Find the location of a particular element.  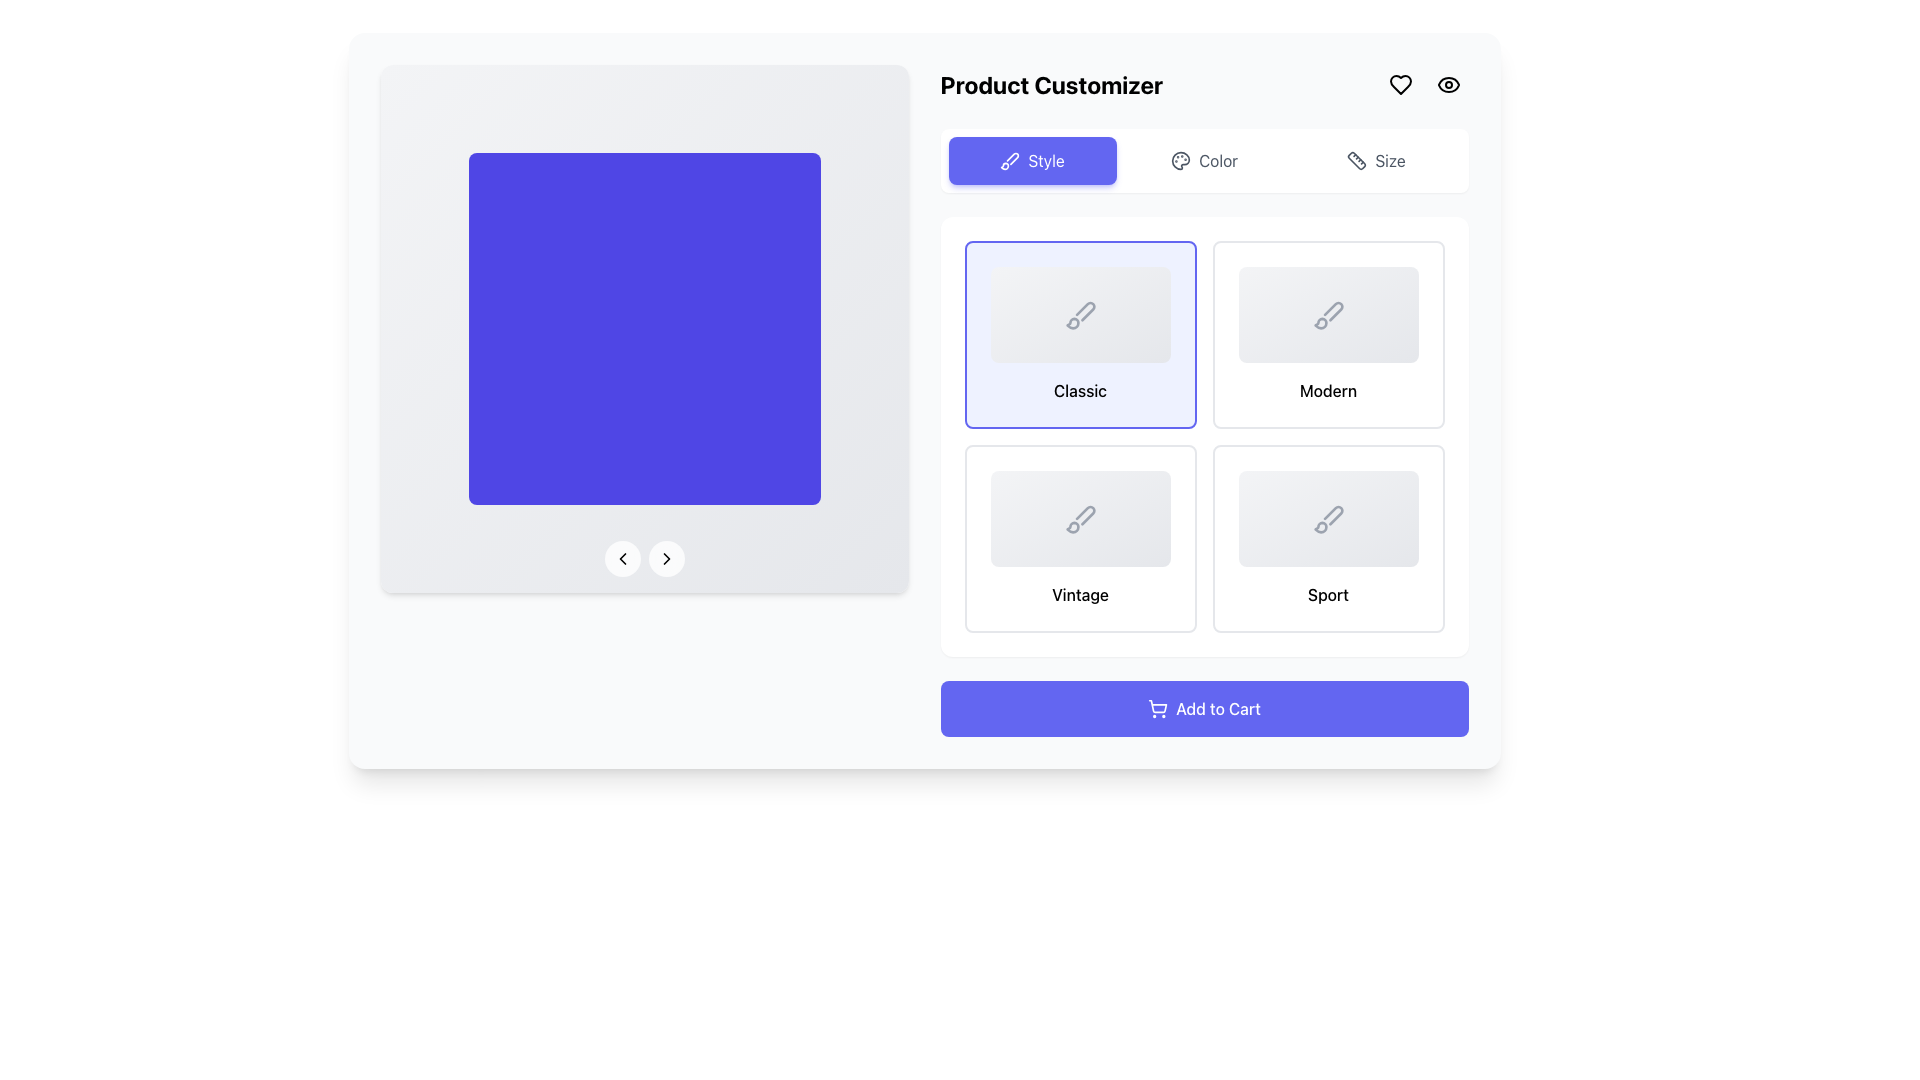

the 'Vintage' selectable card located in the second row, first column of the grid is located at coordinates (1079, 538).